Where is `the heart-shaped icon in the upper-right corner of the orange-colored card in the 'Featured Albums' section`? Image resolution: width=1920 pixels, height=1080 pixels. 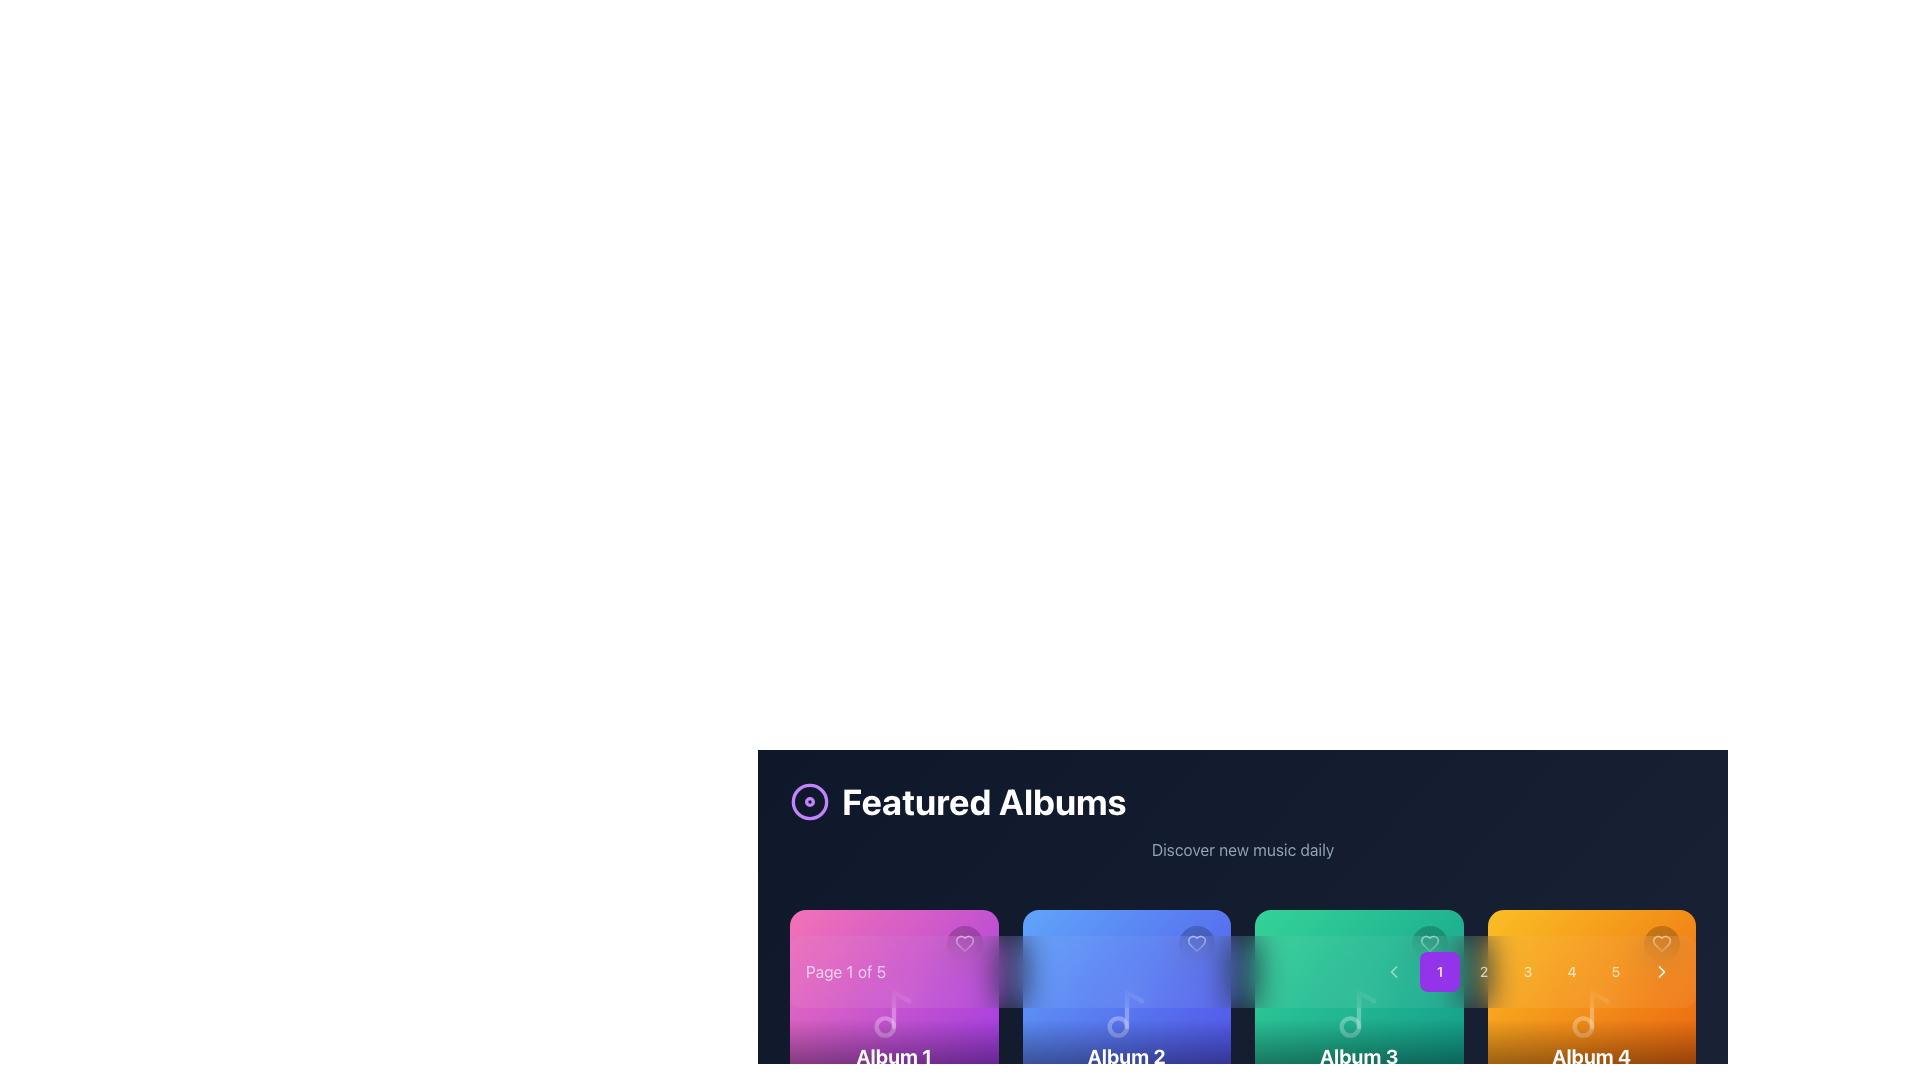 the heart-shaped icon in the upper-right corner of the orange-colored card in the 'Featured Albums' section is located at coordinates (1661, 944).